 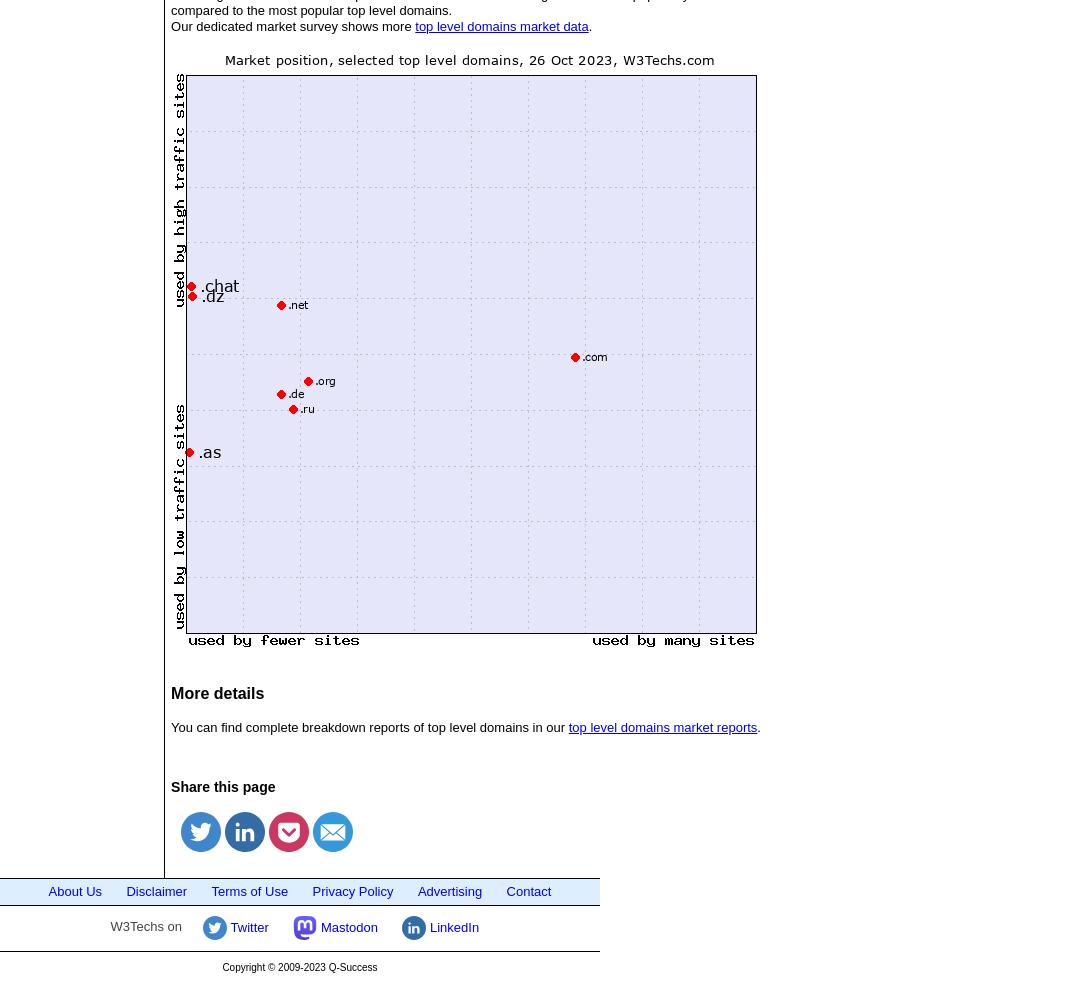 What do you see at coordinates (452, 926) in the screenshot?
I see `'LinkedIn'` at bounding box center [452, 926].